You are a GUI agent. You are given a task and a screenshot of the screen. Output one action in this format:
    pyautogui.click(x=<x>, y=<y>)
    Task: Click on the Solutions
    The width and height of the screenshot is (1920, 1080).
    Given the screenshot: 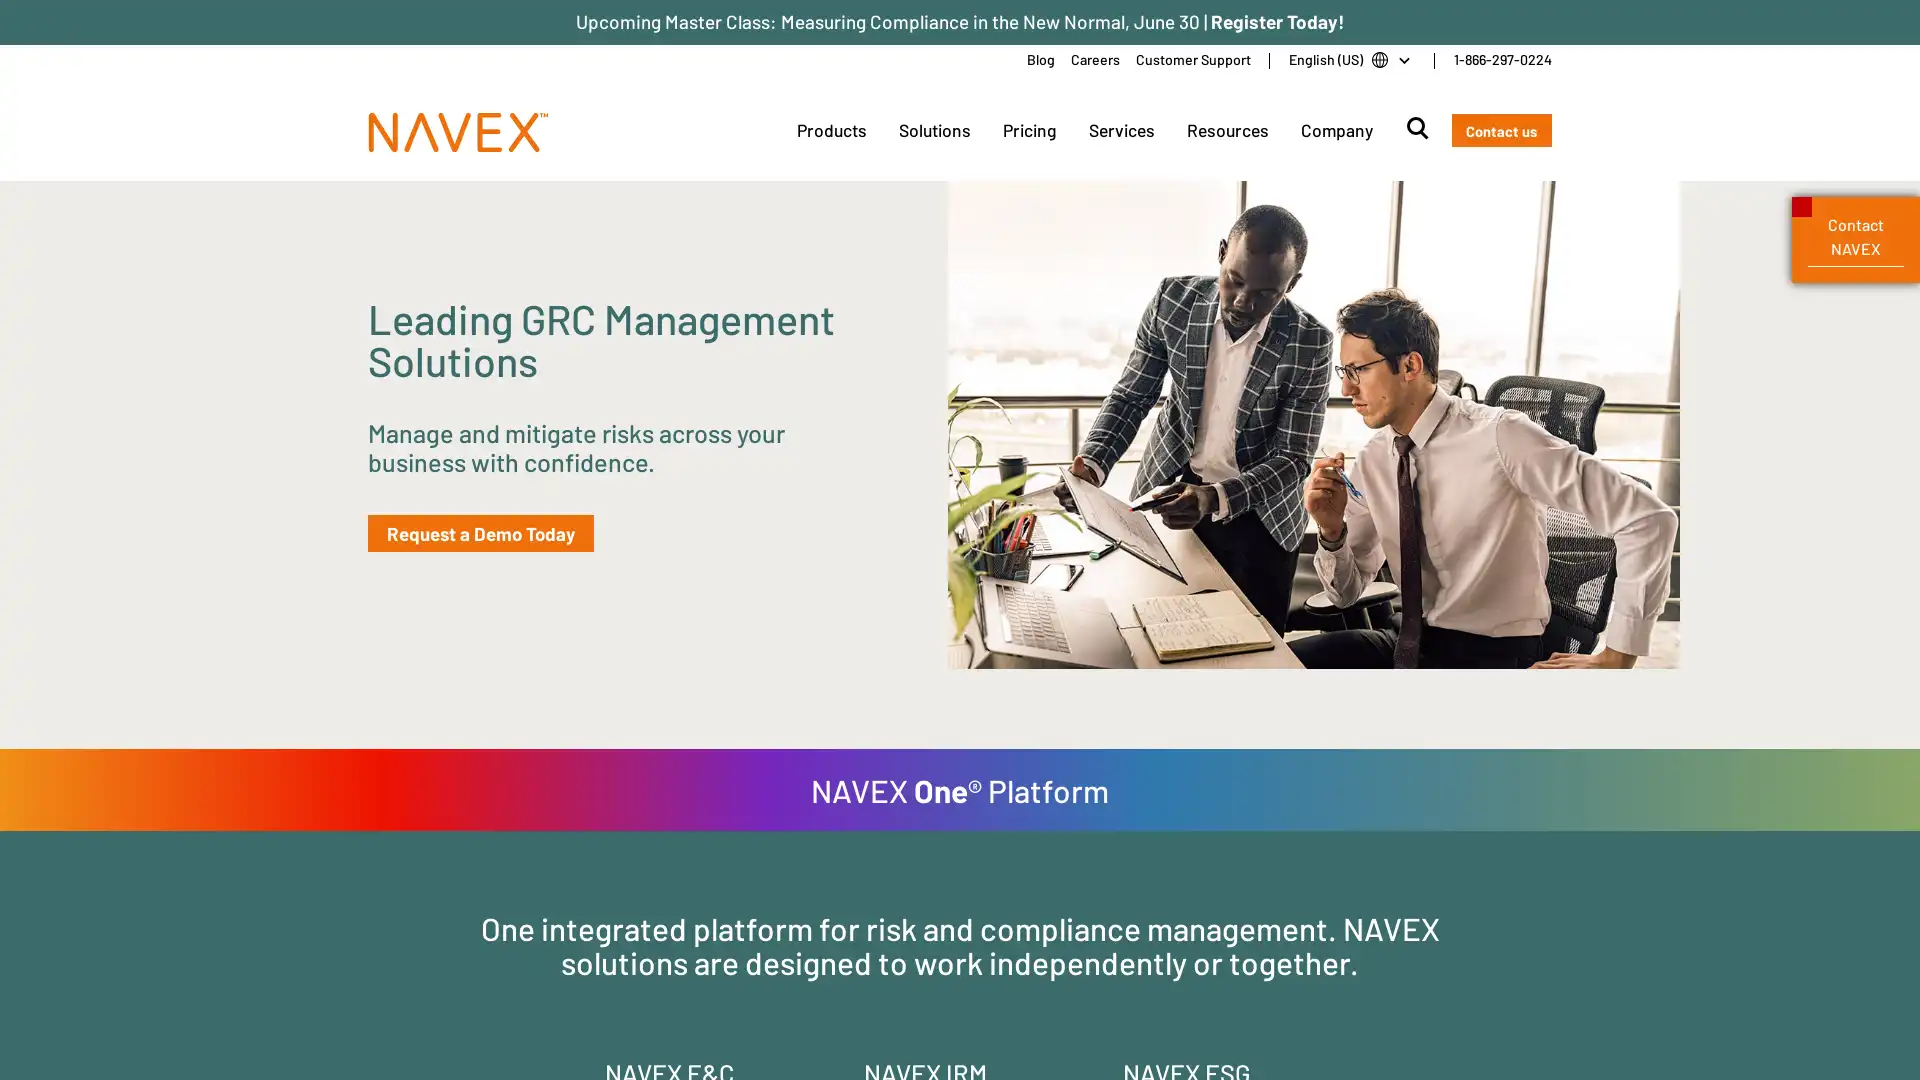 What is the action you would take?
    pyautogui.click(x=933, y=130)
    